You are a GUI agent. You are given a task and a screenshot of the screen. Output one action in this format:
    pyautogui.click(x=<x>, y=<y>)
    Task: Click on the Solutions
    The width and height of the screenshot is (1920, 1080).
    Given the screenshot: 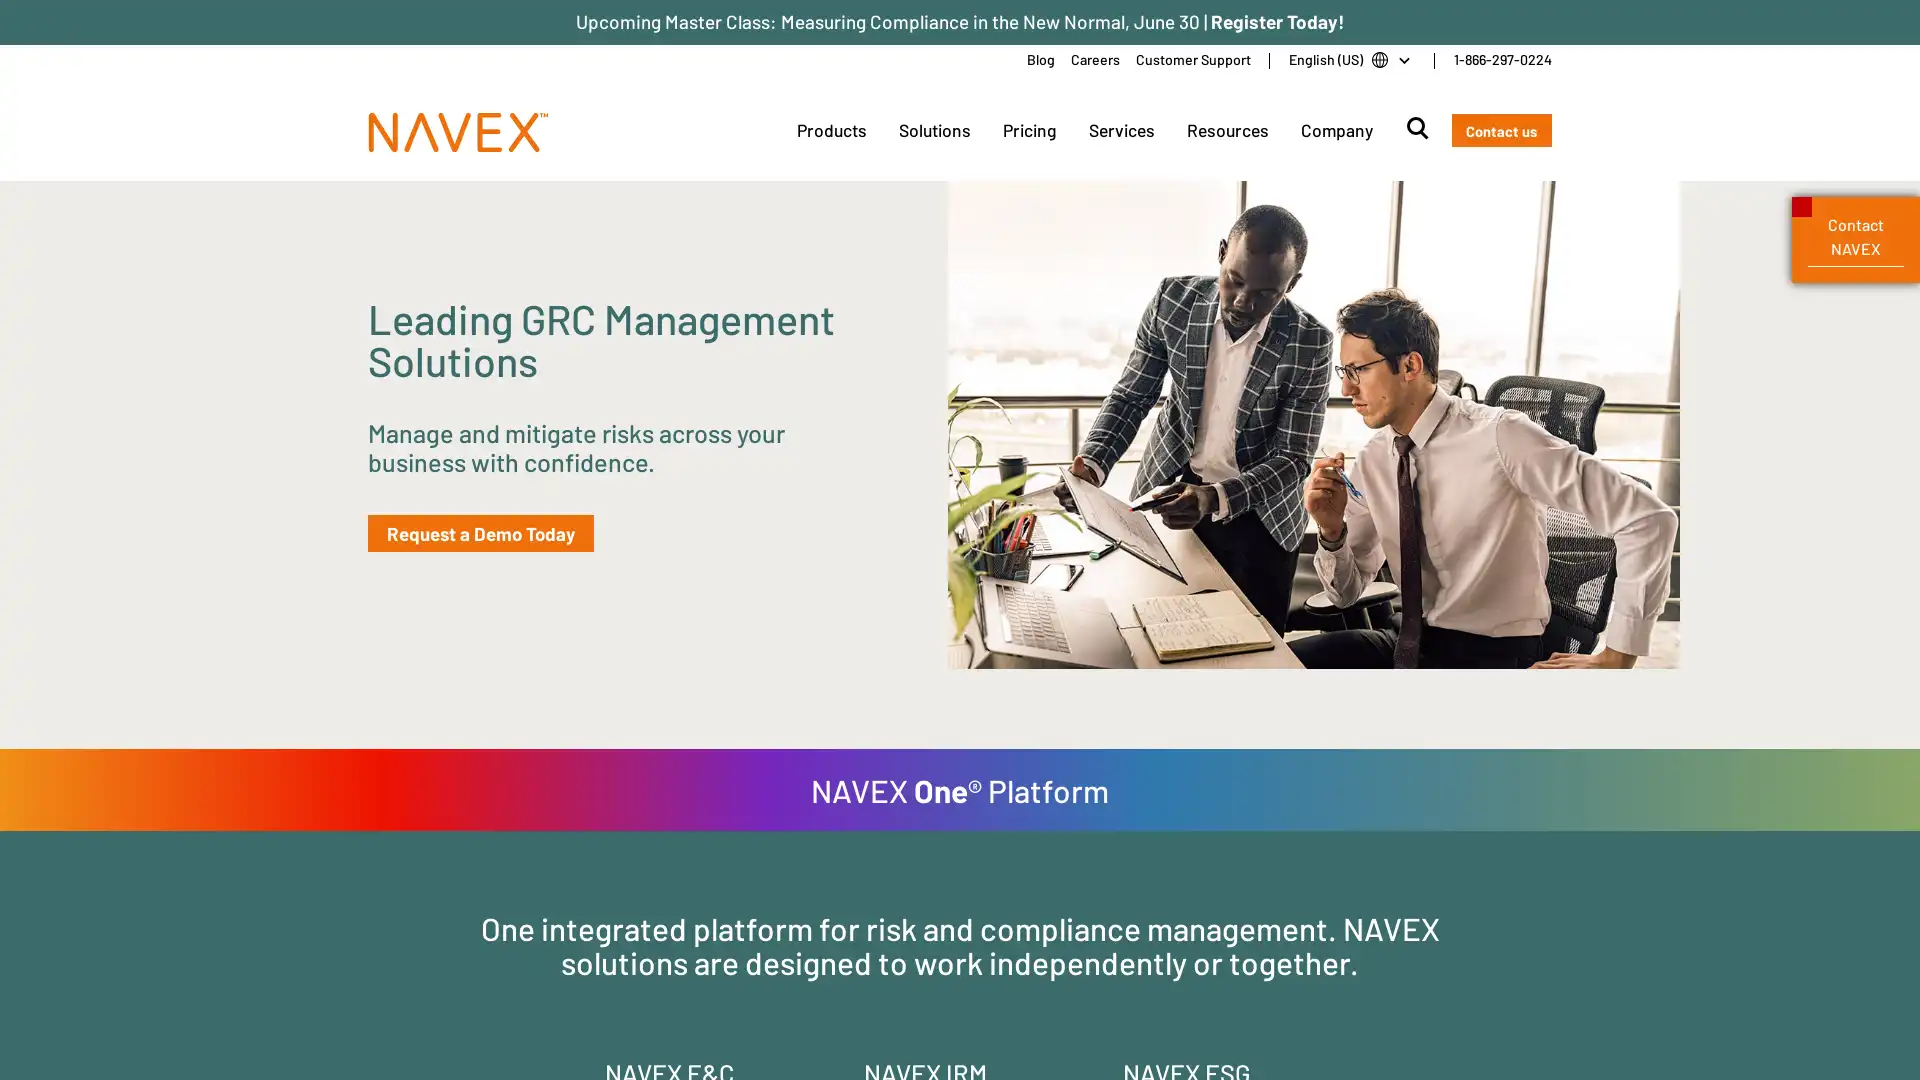 What is the action you would take?
    pyautogui.click(x=933, y=130)
    